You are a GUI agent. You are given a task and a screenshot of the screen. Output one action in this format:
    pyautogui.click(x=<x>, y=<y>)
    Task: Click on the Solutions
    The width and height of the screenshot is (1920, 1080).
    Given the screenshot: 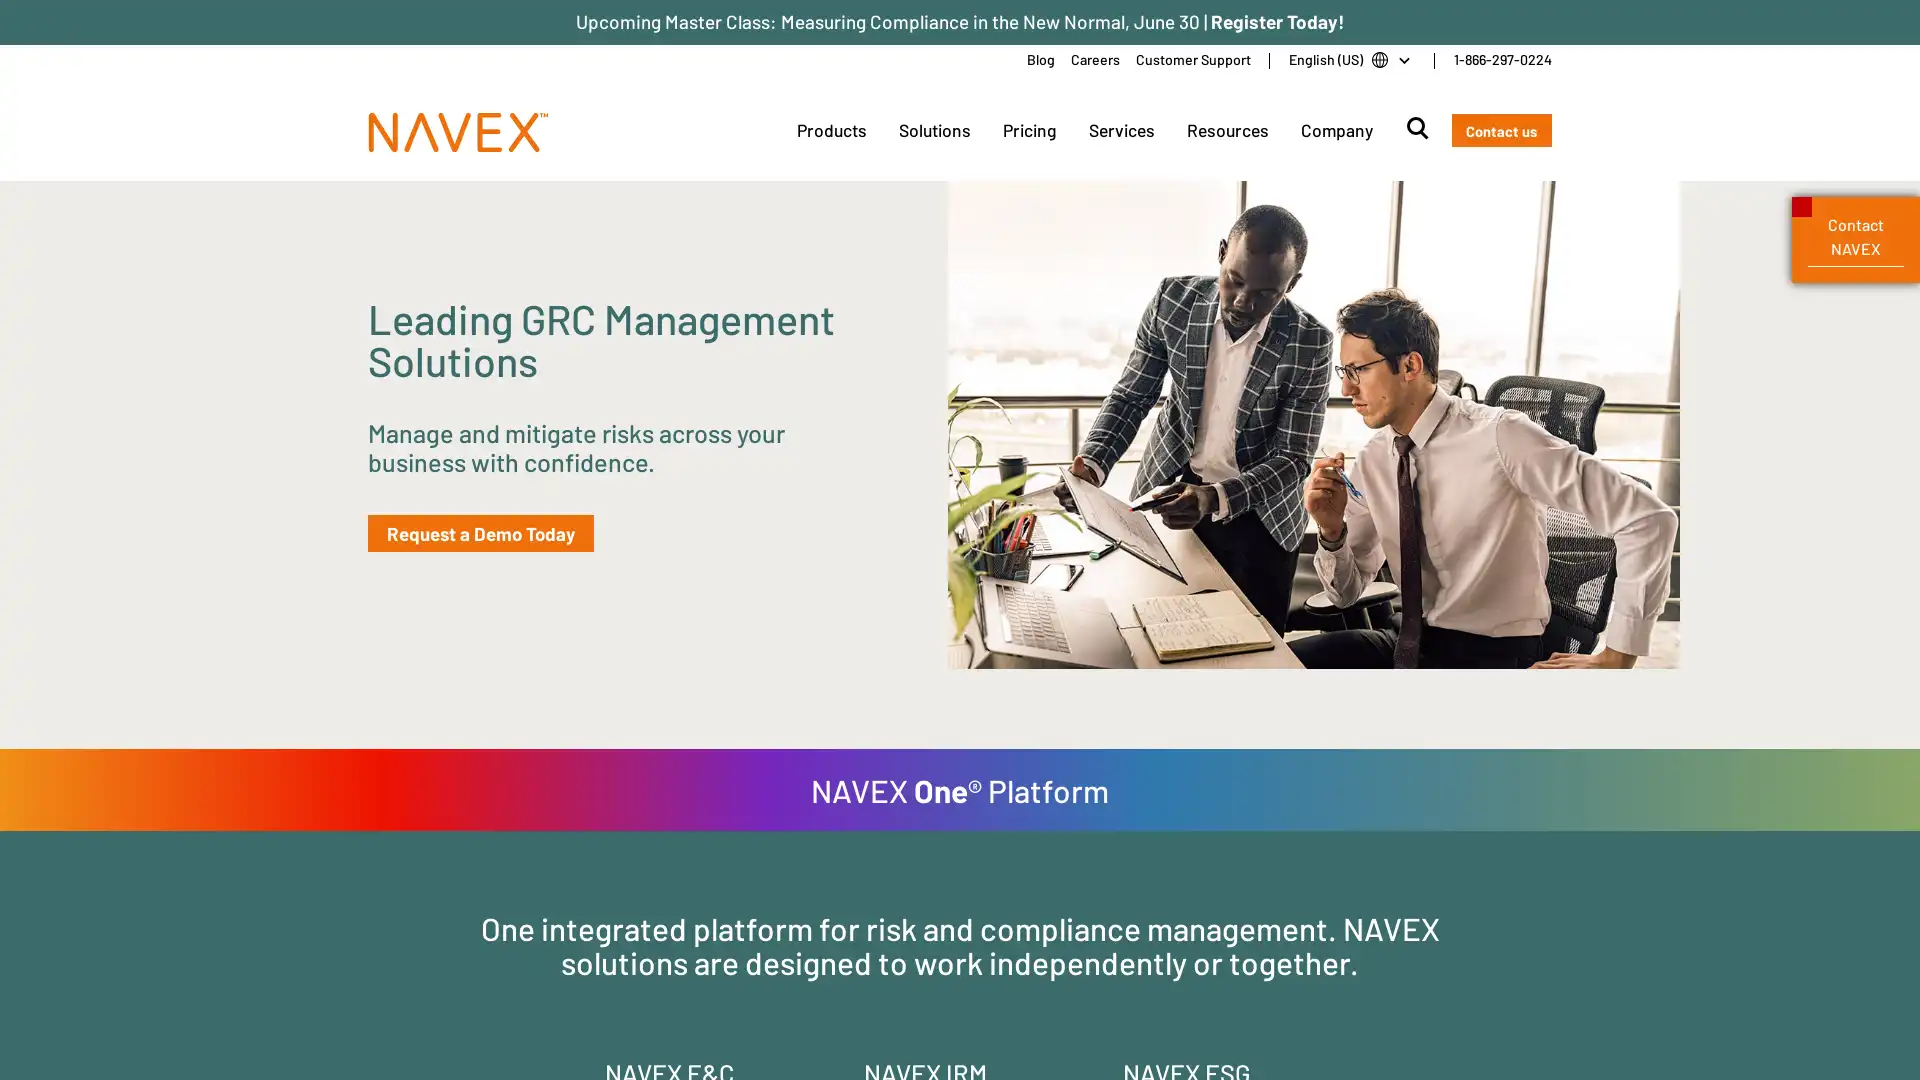 What is the action you would take?
    pyautogui.click(x=933, y=130)
    